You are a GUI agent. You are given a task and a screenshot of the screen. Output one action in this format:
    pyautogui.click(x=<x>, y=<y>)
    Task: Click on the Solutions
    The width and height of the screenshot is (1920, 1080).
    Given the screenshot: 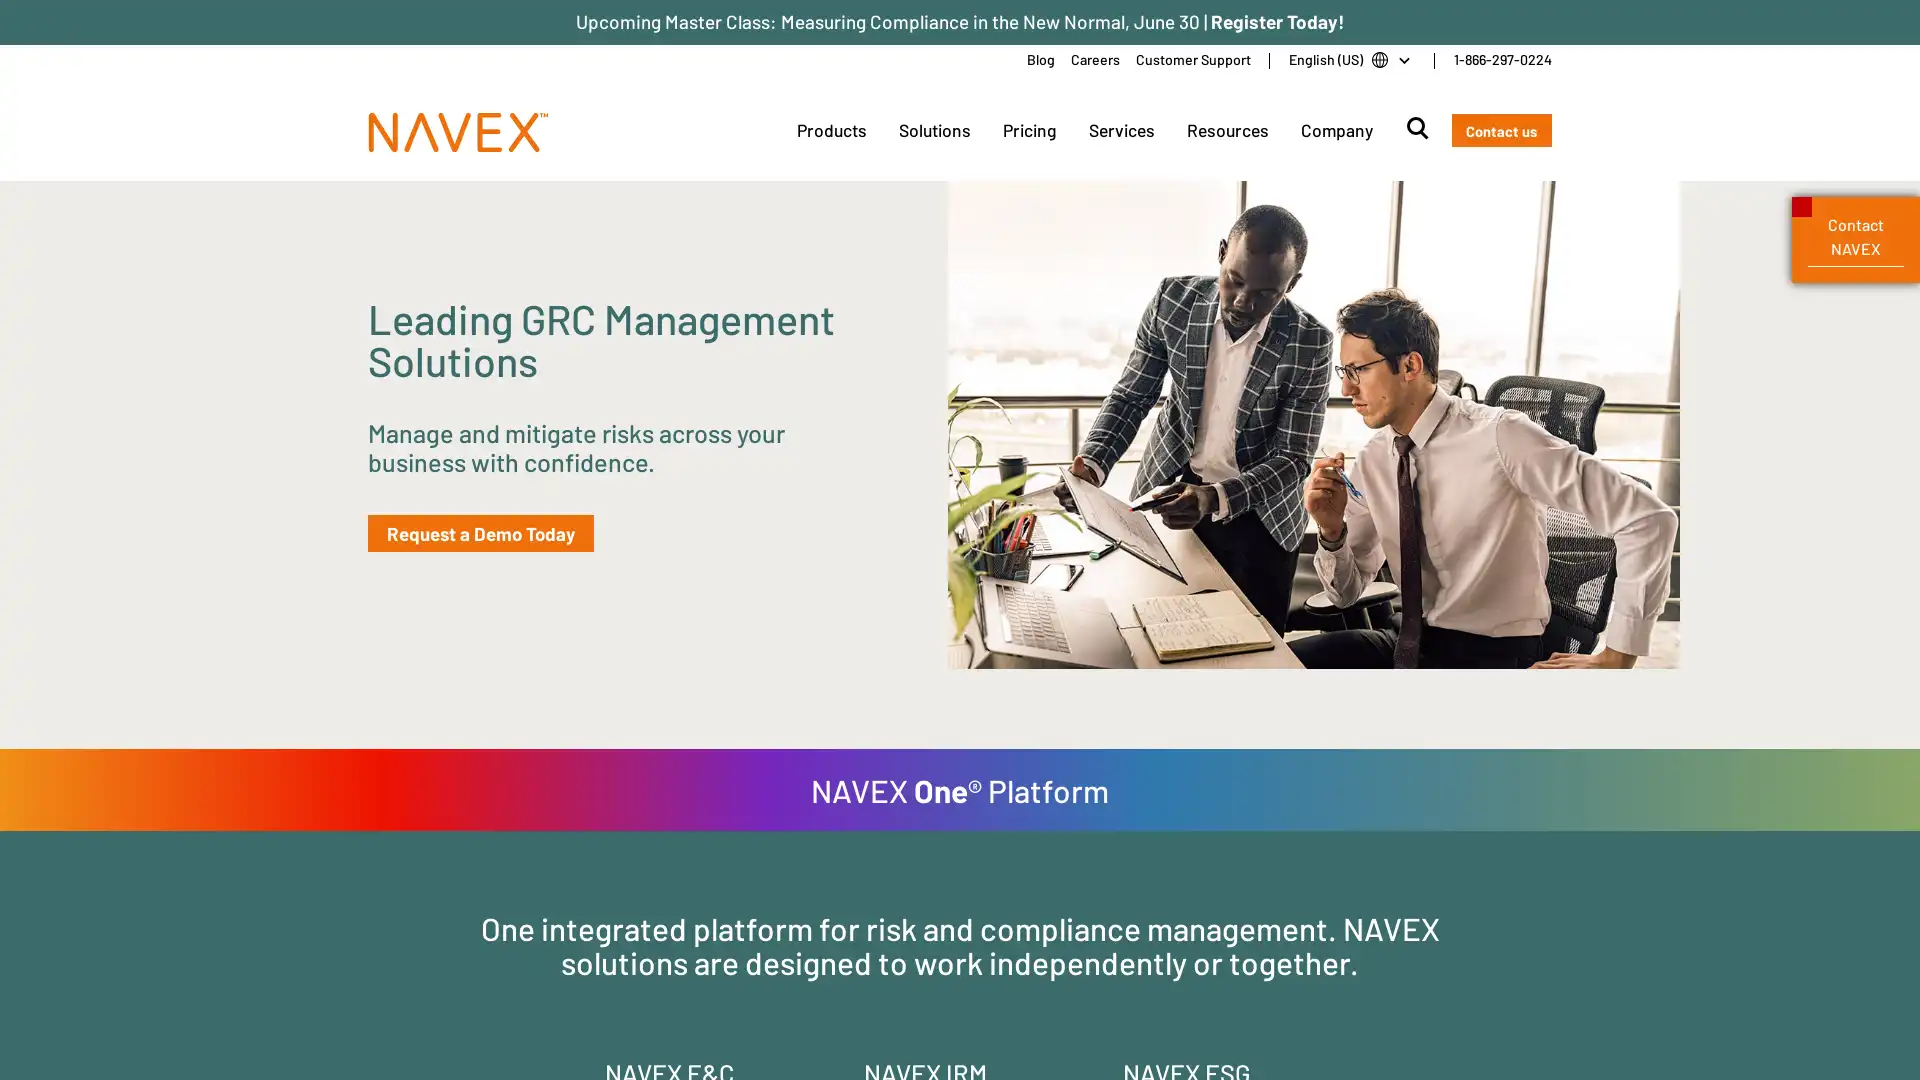 What is the action you would take?
    pyautogui.click(x=933, y=130)
    